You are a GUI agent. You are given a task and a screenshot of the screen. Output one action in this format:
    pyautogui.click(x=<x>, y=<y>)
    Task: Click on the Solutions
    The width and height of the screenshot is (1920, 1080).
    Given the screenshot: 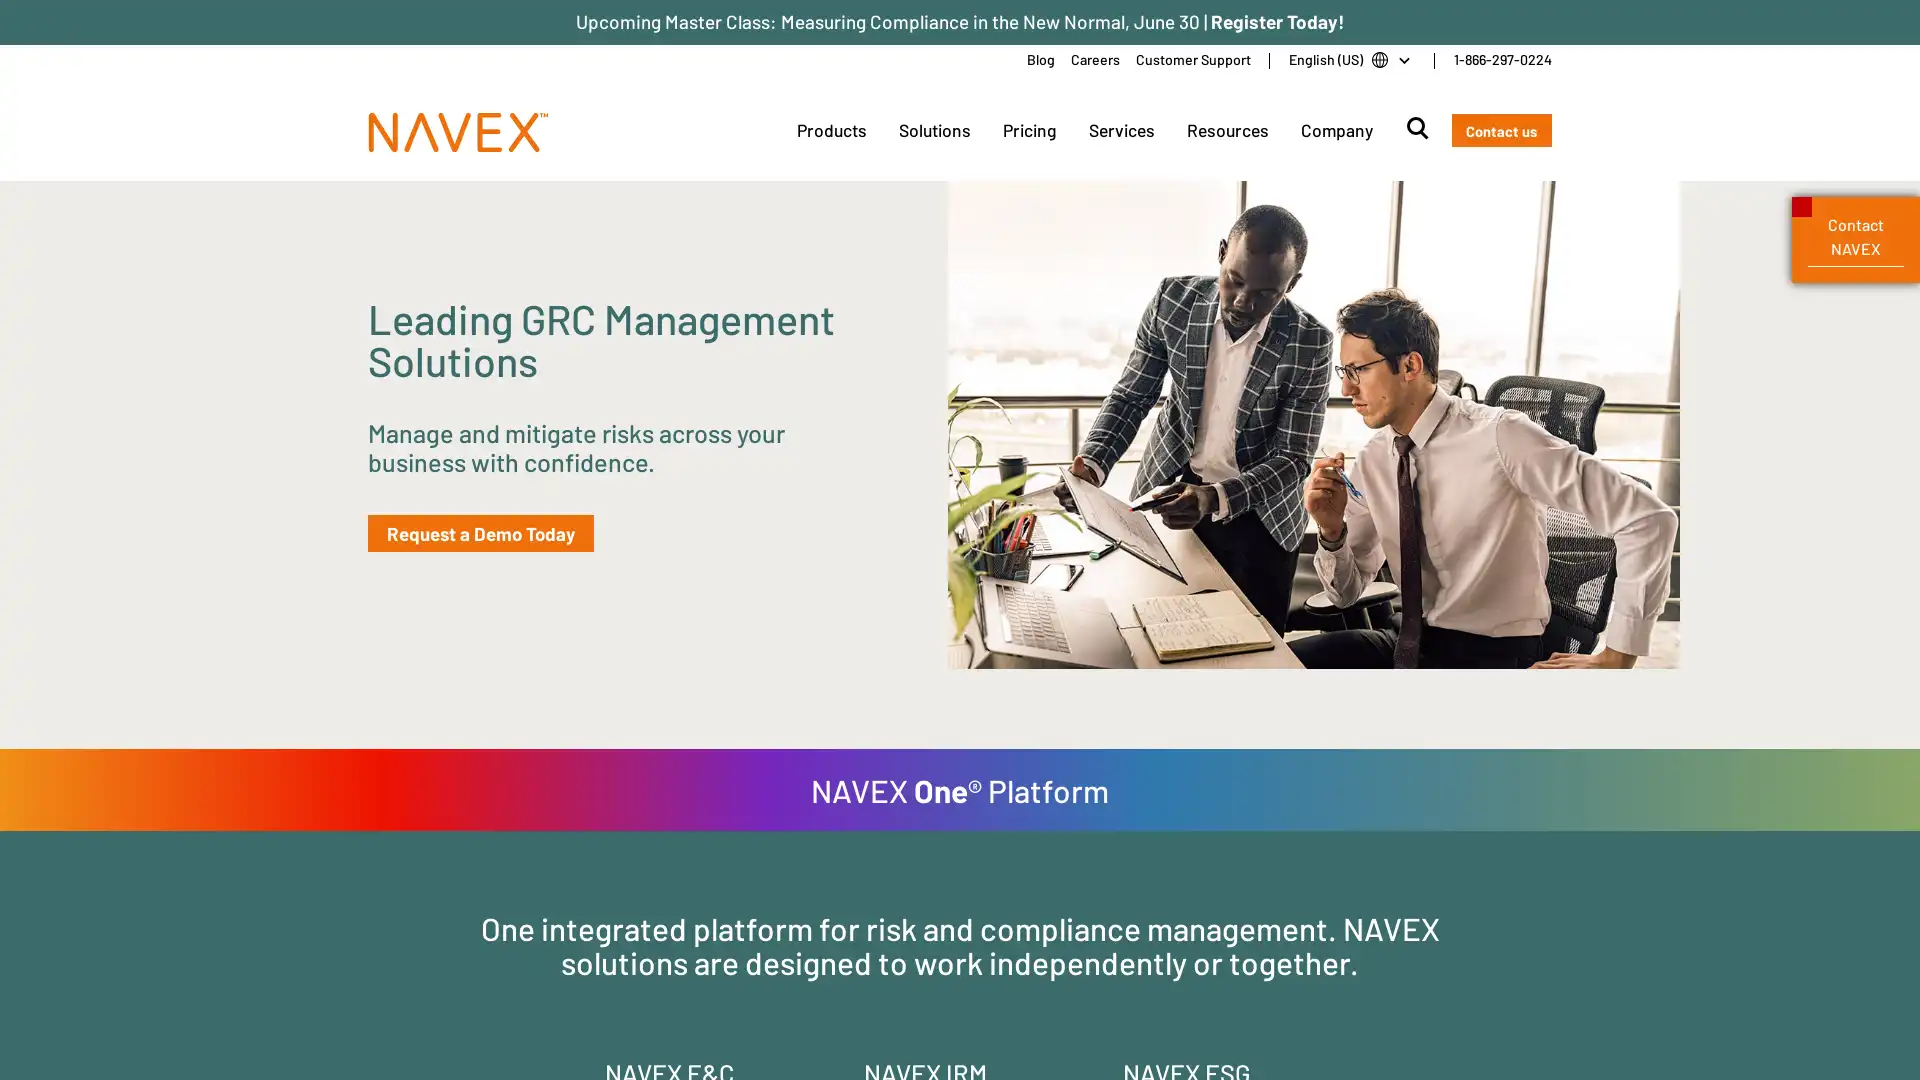 What is the action you would take?
    pyautogui.click(x=933, y=130)
    